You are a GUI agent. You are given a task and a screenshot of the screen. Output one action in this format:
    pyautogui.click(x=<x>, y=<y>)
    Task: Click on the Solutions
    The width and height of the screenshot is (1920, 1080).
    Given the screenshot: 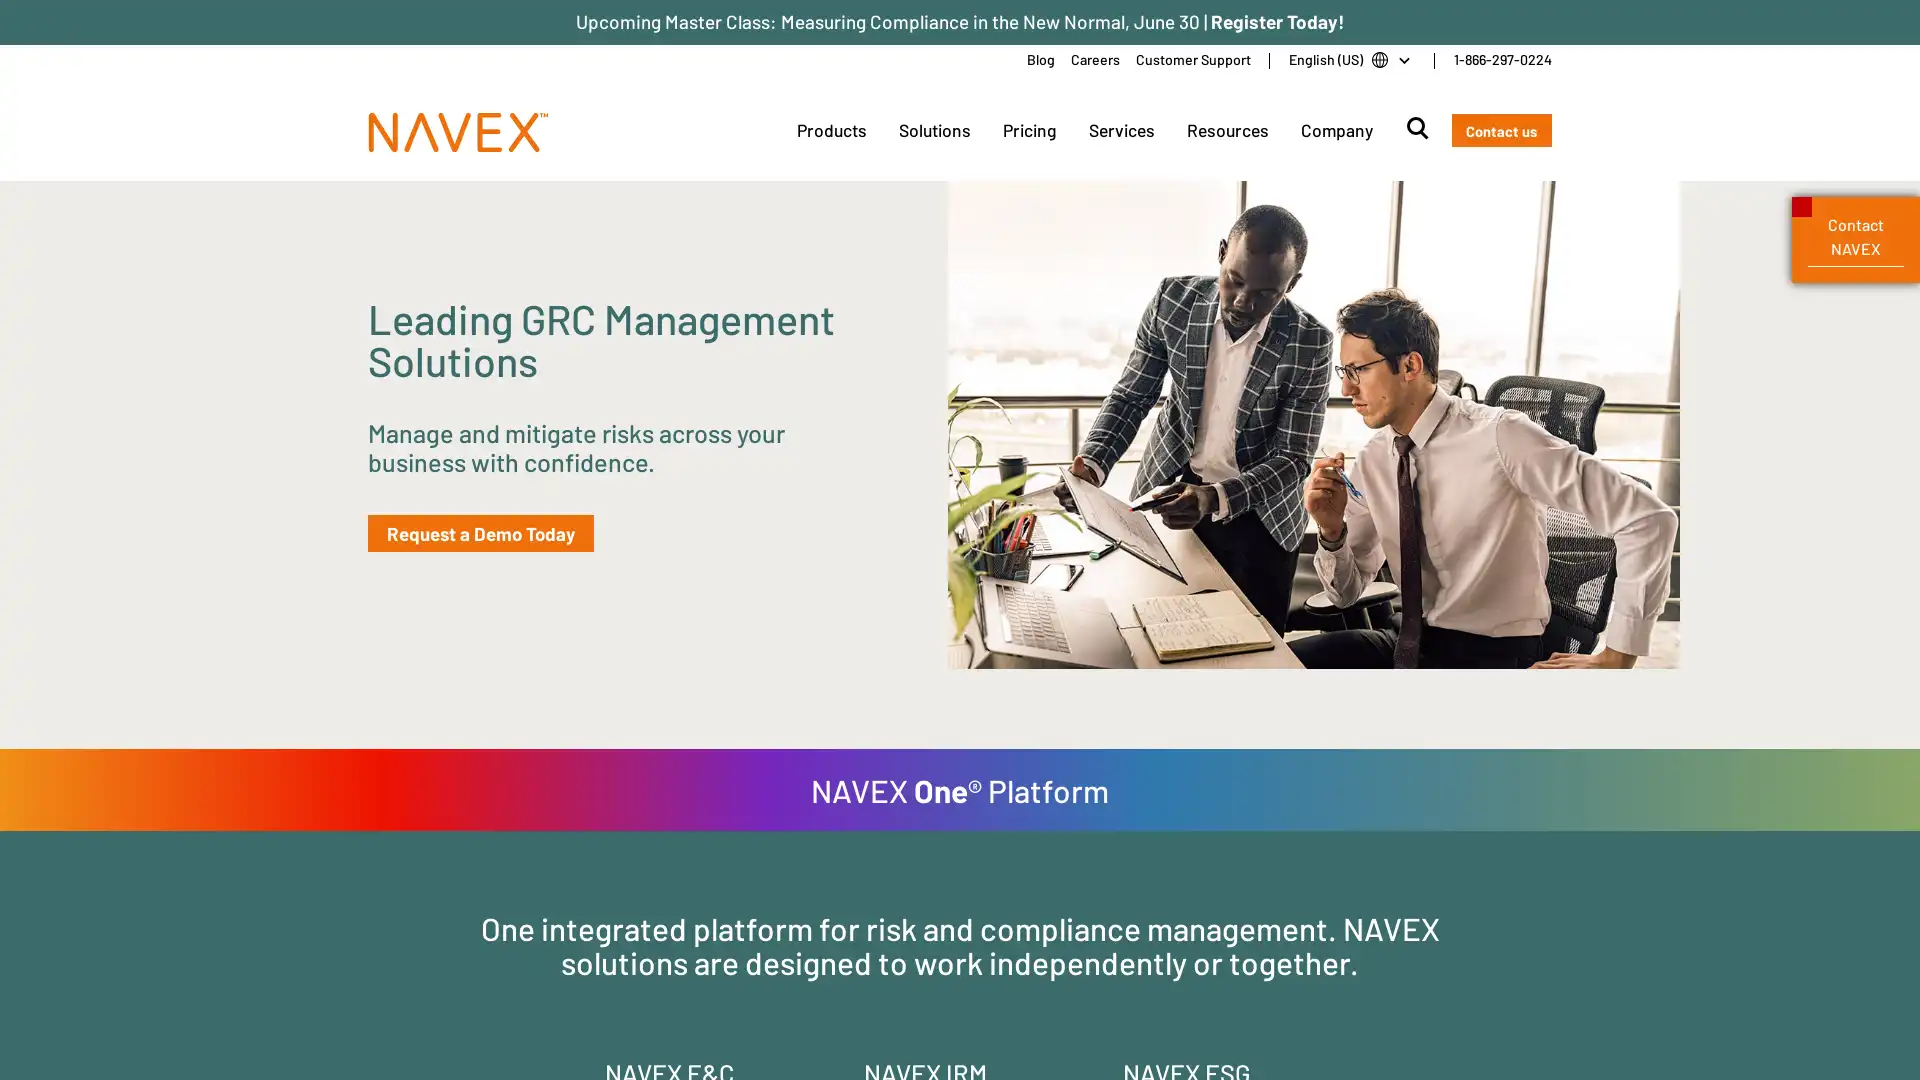 What is the action you would take?
    pyautogui.click(x=933, y=130)
    